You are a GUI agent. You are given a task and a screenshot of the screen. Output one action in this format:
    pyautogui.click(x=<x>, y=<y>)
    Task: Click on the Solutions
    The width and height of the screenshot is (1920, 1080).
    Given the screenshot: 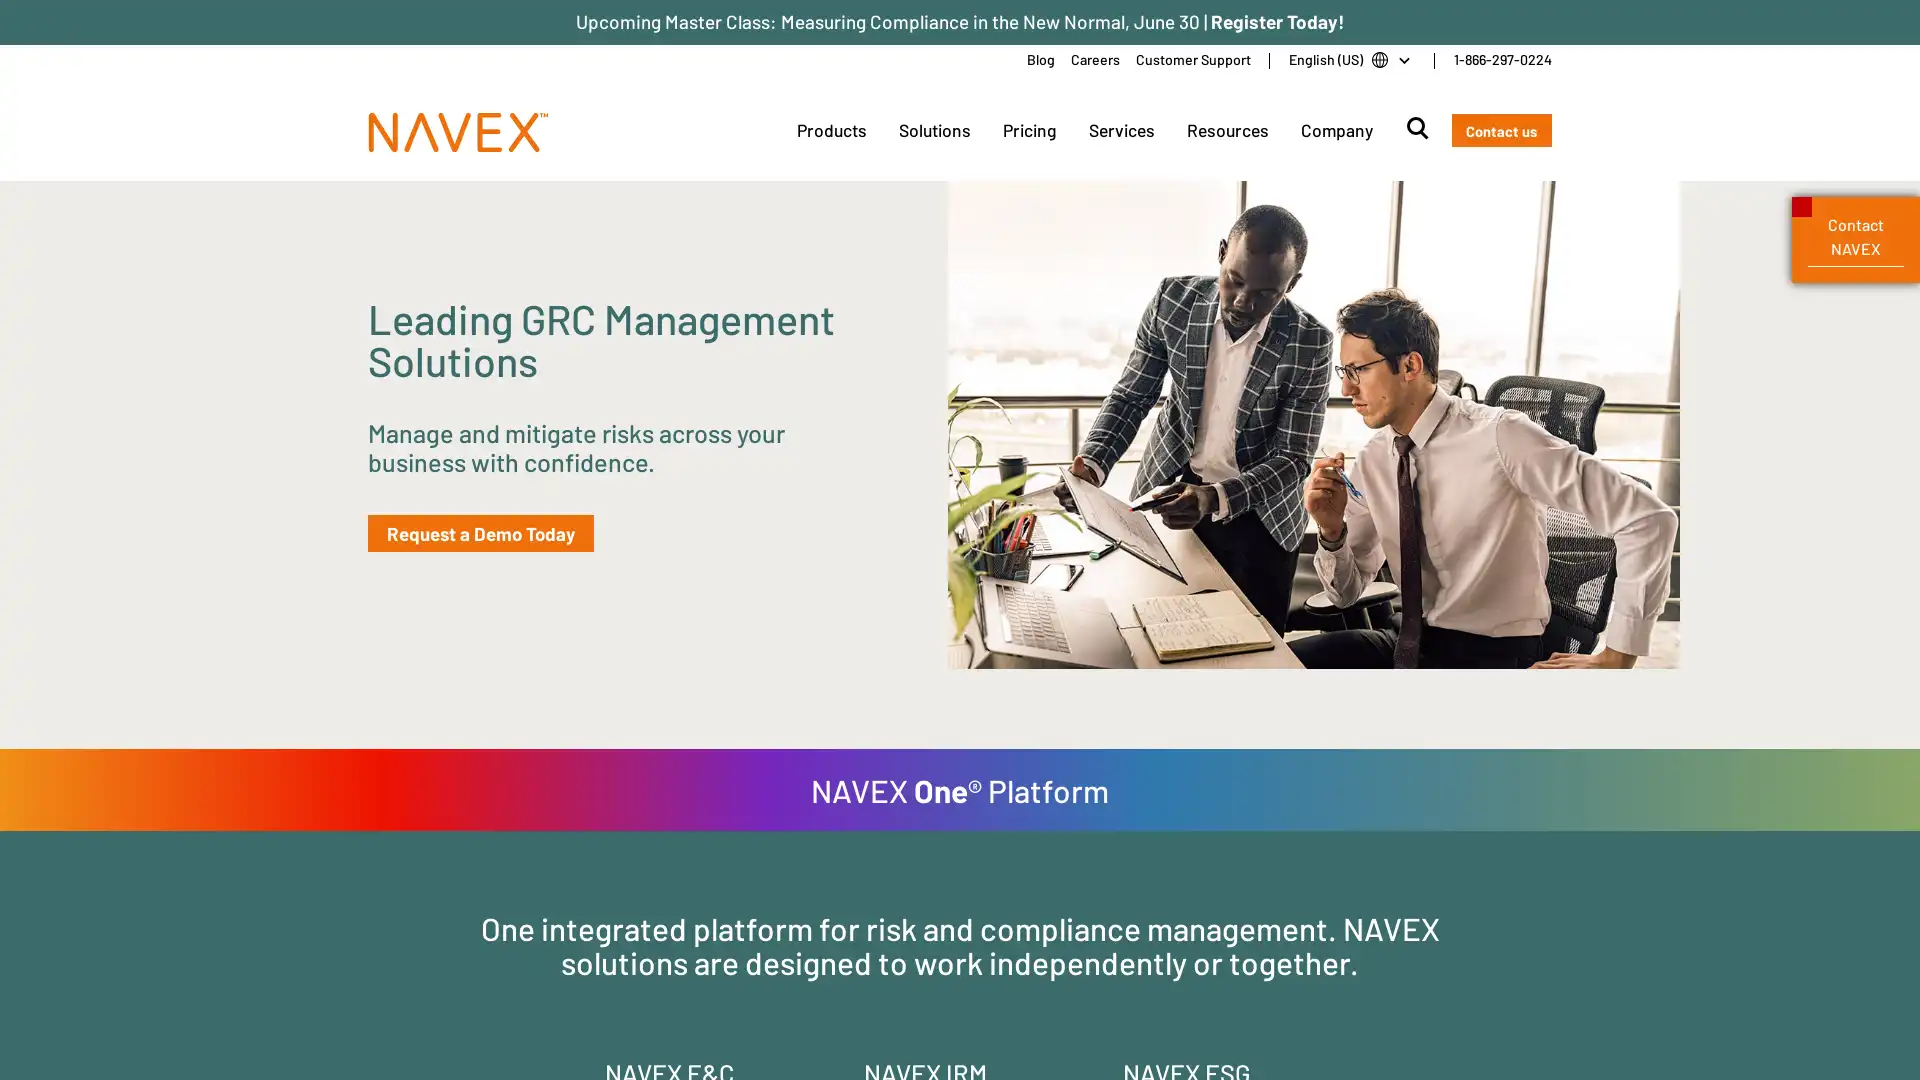 What is the action you would take?
    pyautogui.click(x=933, y=130)
    